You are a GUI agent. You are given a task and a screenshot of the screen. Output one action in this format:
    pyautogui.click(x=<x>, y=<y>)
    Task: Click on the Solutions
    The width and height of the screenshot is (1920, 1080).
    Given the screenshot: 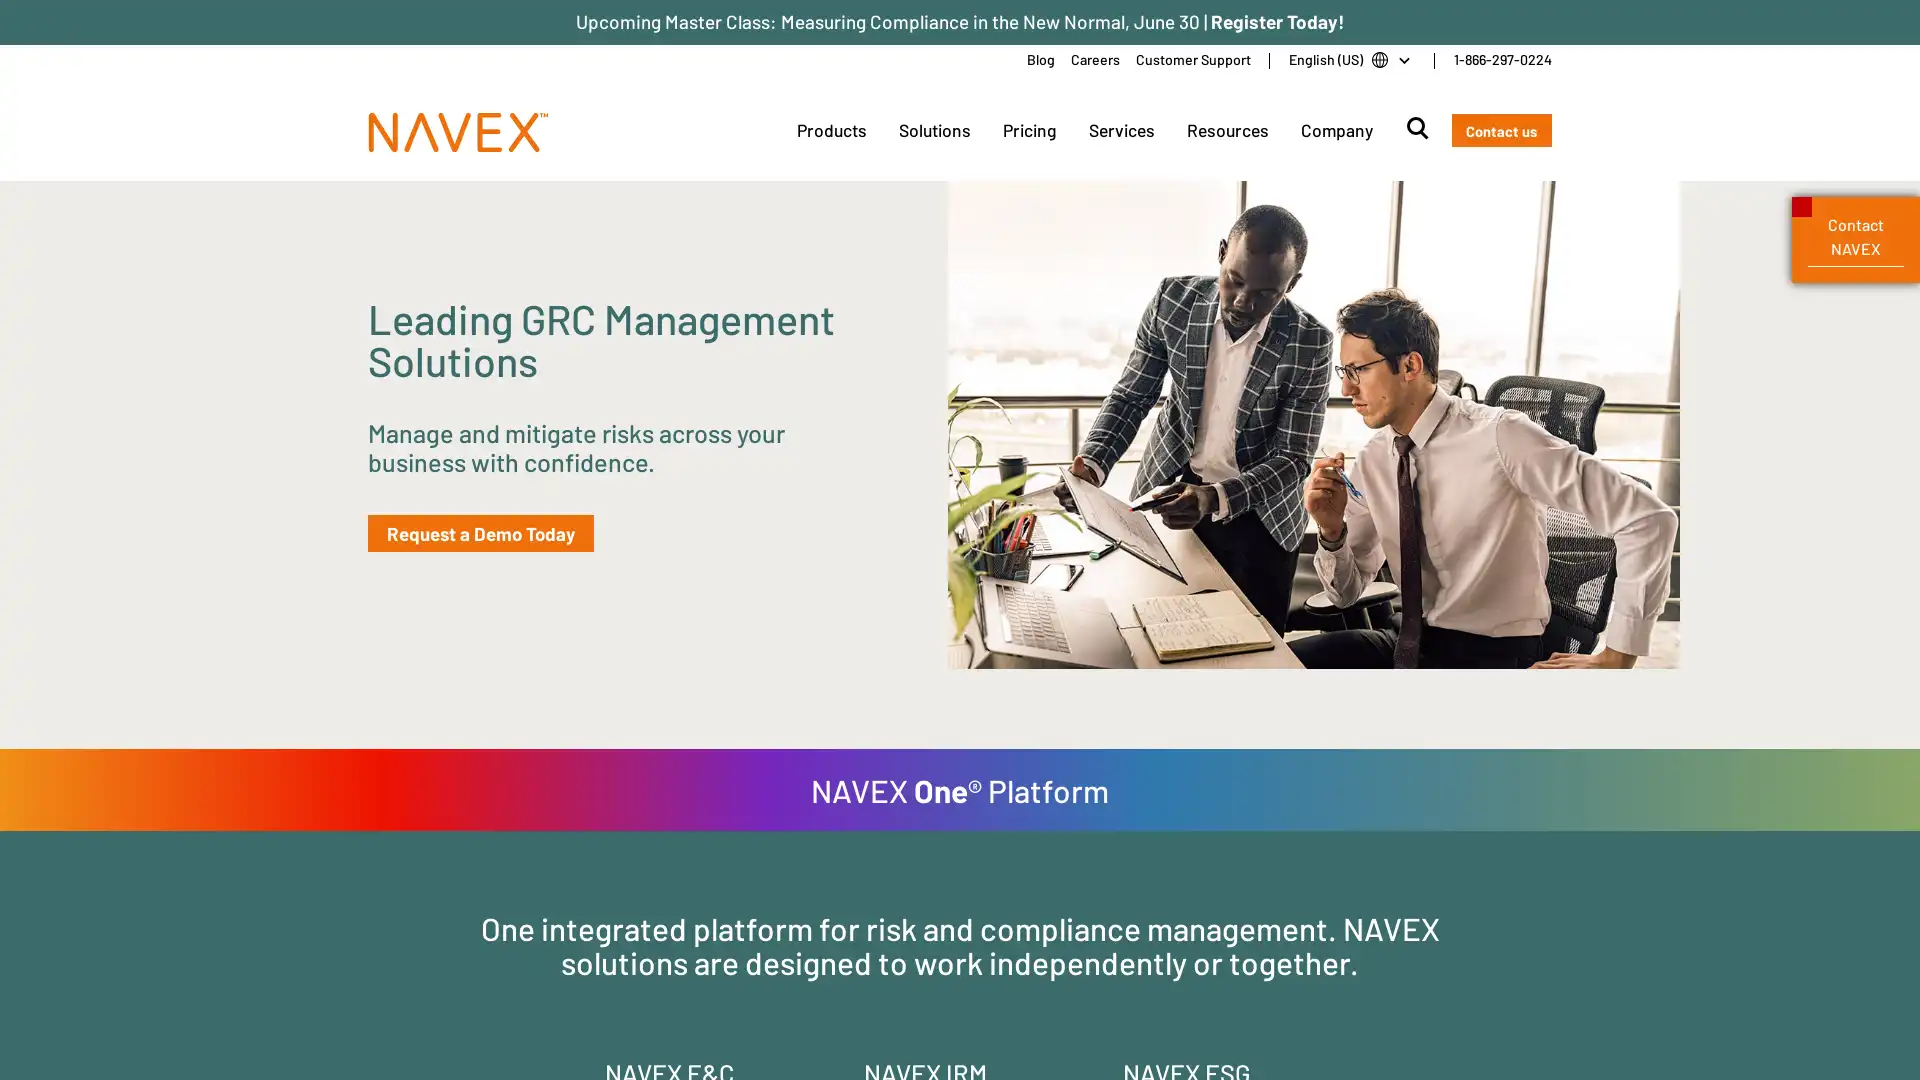 What is the action you would take?
    pyautogui.click(x=933, y=130)
    